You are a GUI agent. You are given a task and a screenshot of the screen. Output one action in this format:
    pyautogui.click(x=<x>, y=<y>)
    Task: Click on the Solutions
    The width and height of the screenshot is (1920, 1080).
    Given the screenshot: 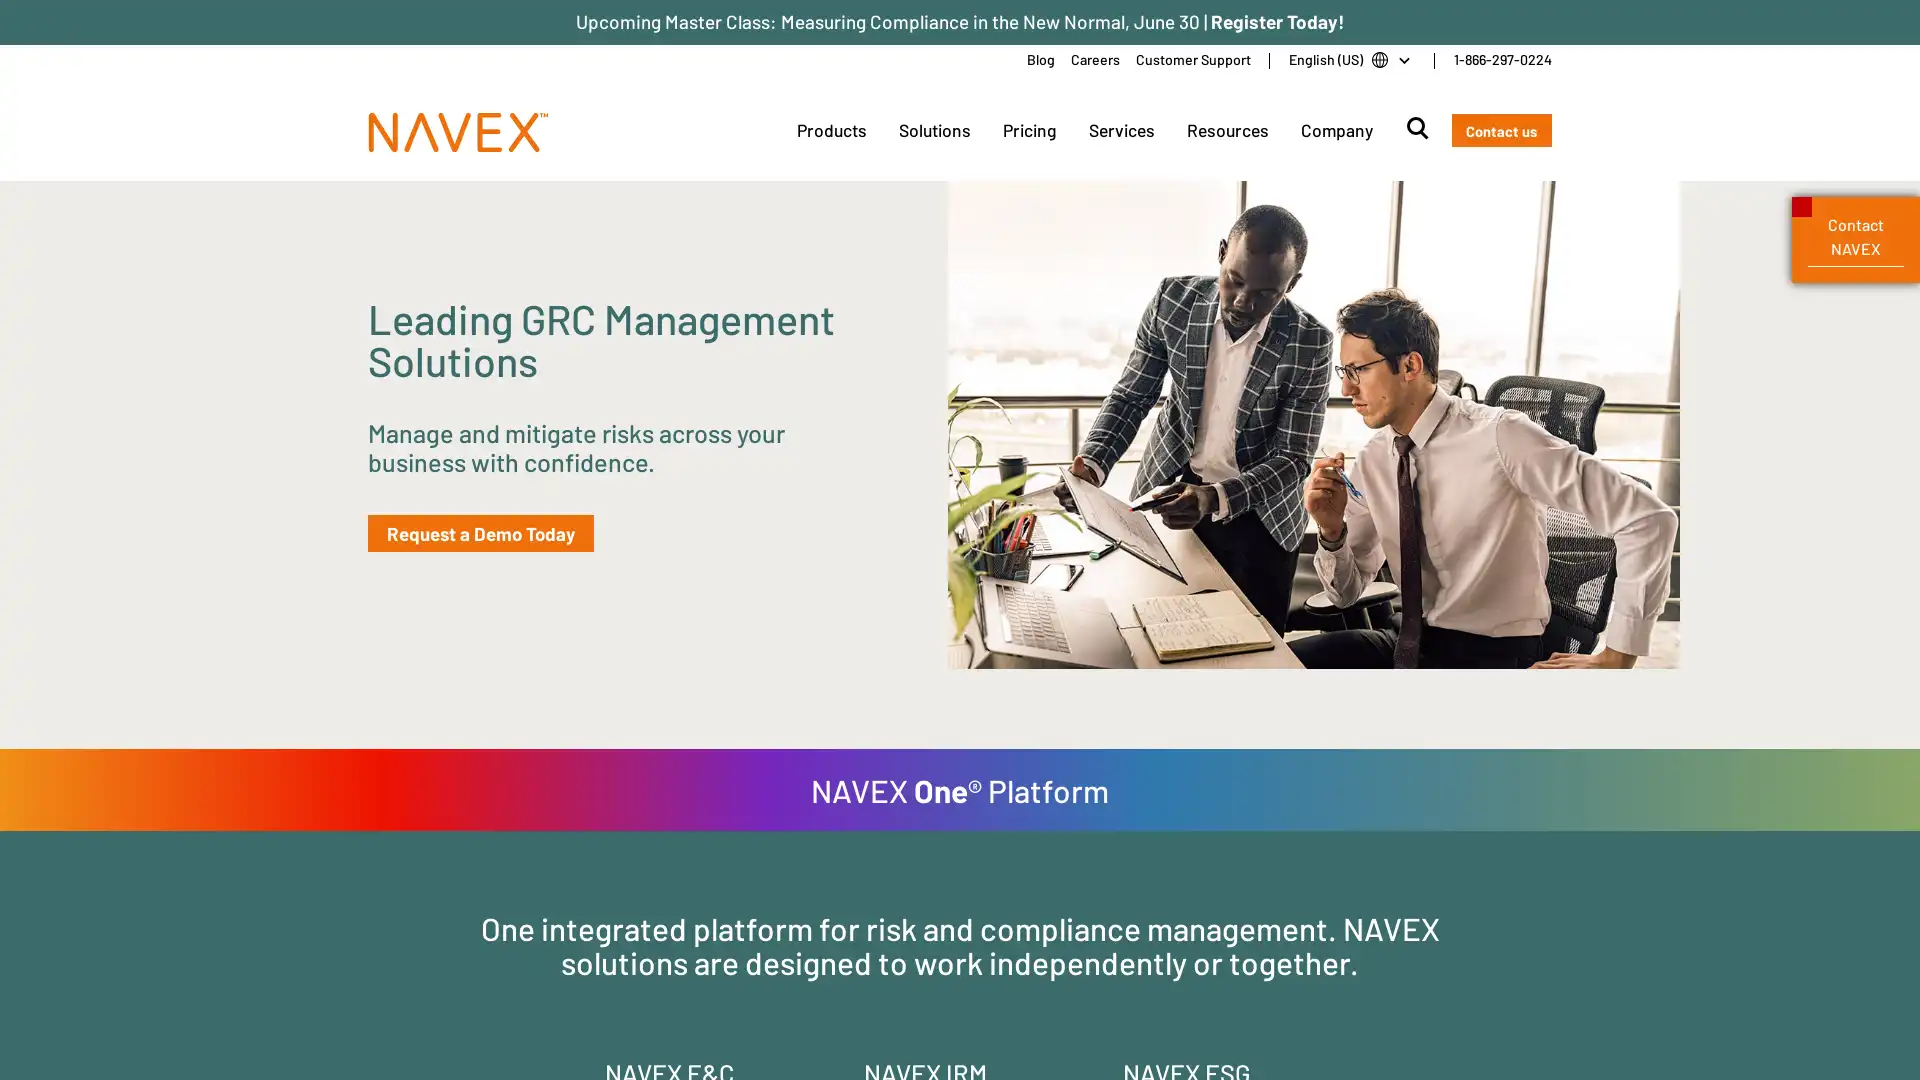 What is the action you would take?
    pyautogui.click(x=933, y=130)
    